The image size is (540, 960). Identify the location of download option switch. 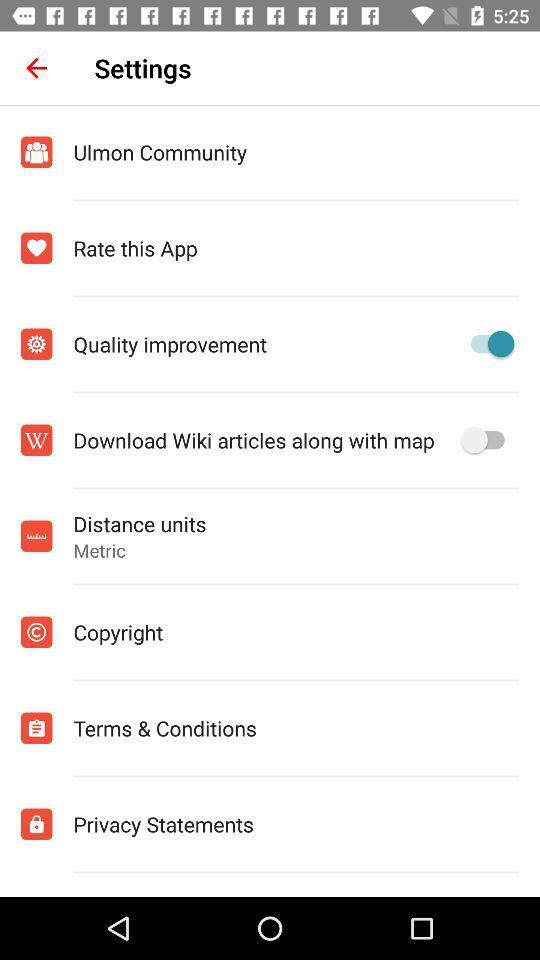
(486, 440).